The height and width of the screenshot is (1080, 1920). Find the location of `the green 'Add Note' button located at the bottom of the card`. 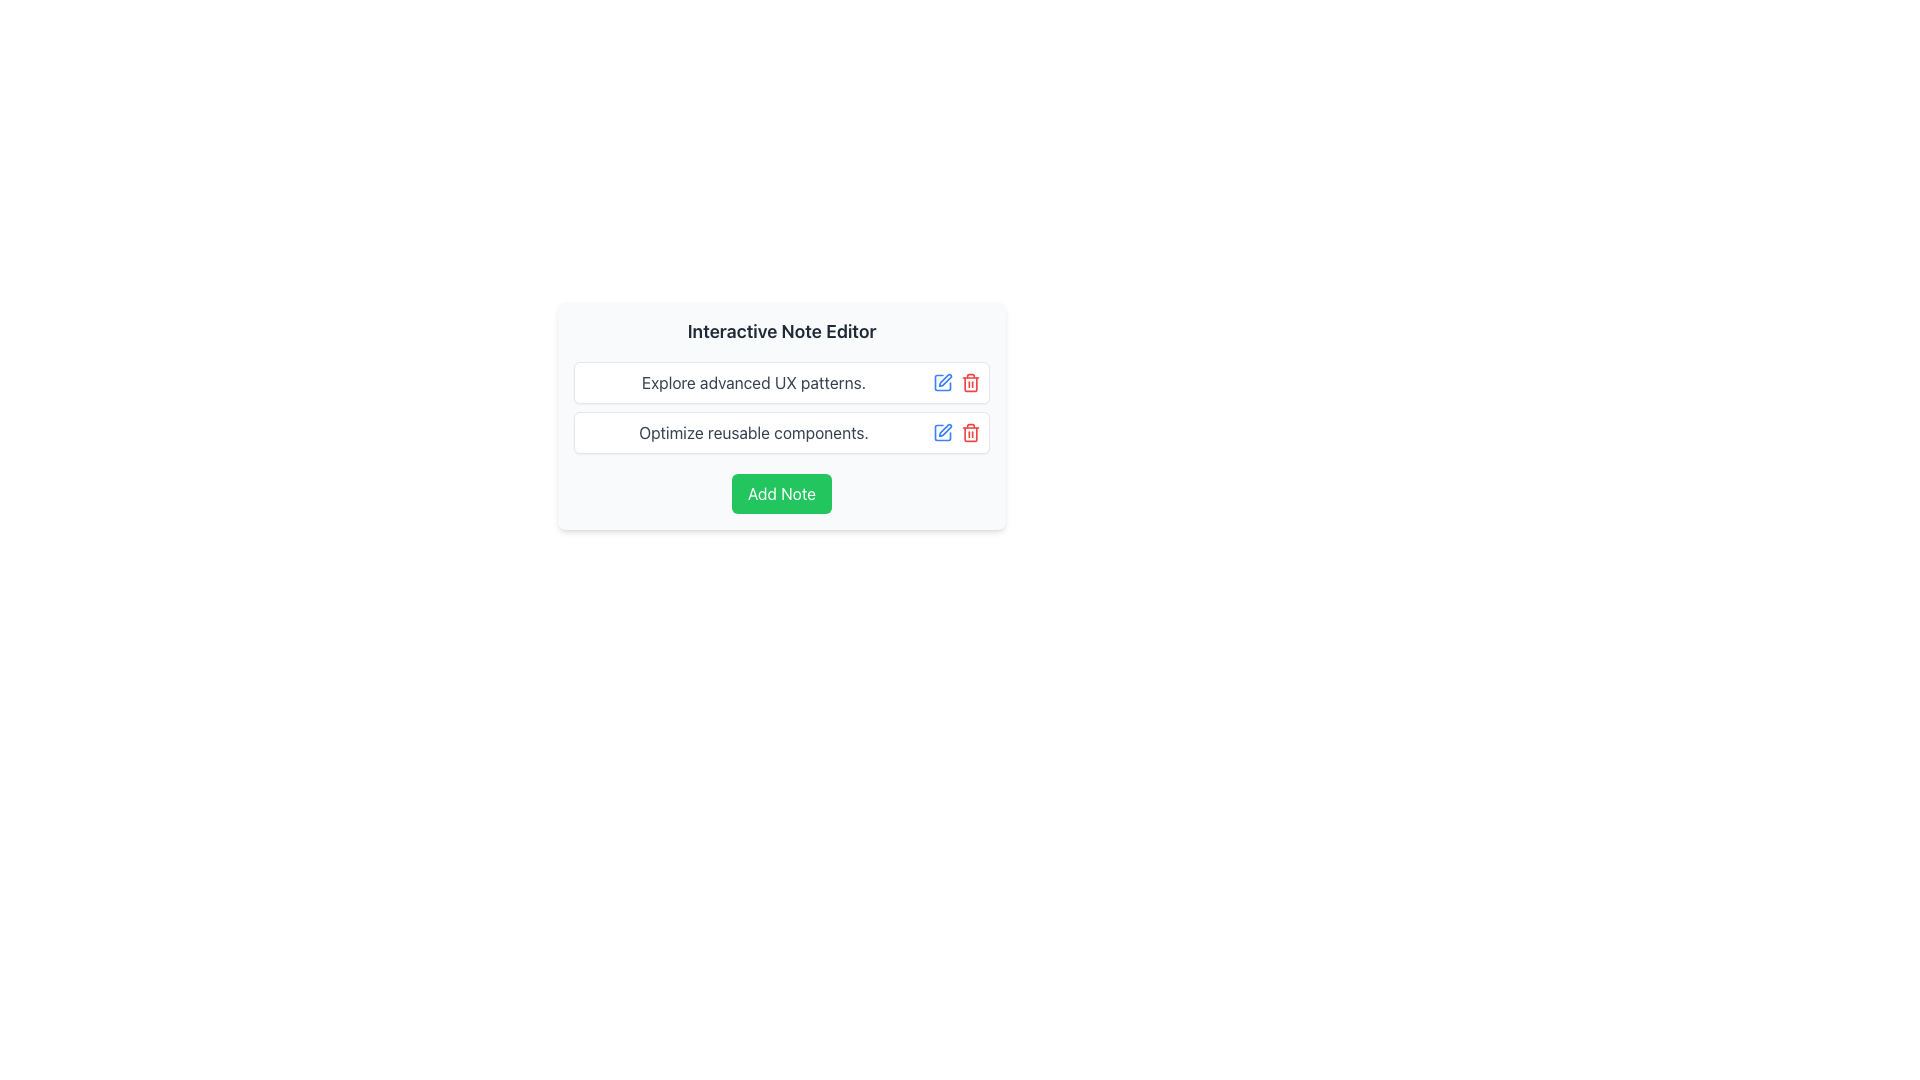

the green 'Add Note' button located at the bottom of the card is located at coordinates (781, 493).